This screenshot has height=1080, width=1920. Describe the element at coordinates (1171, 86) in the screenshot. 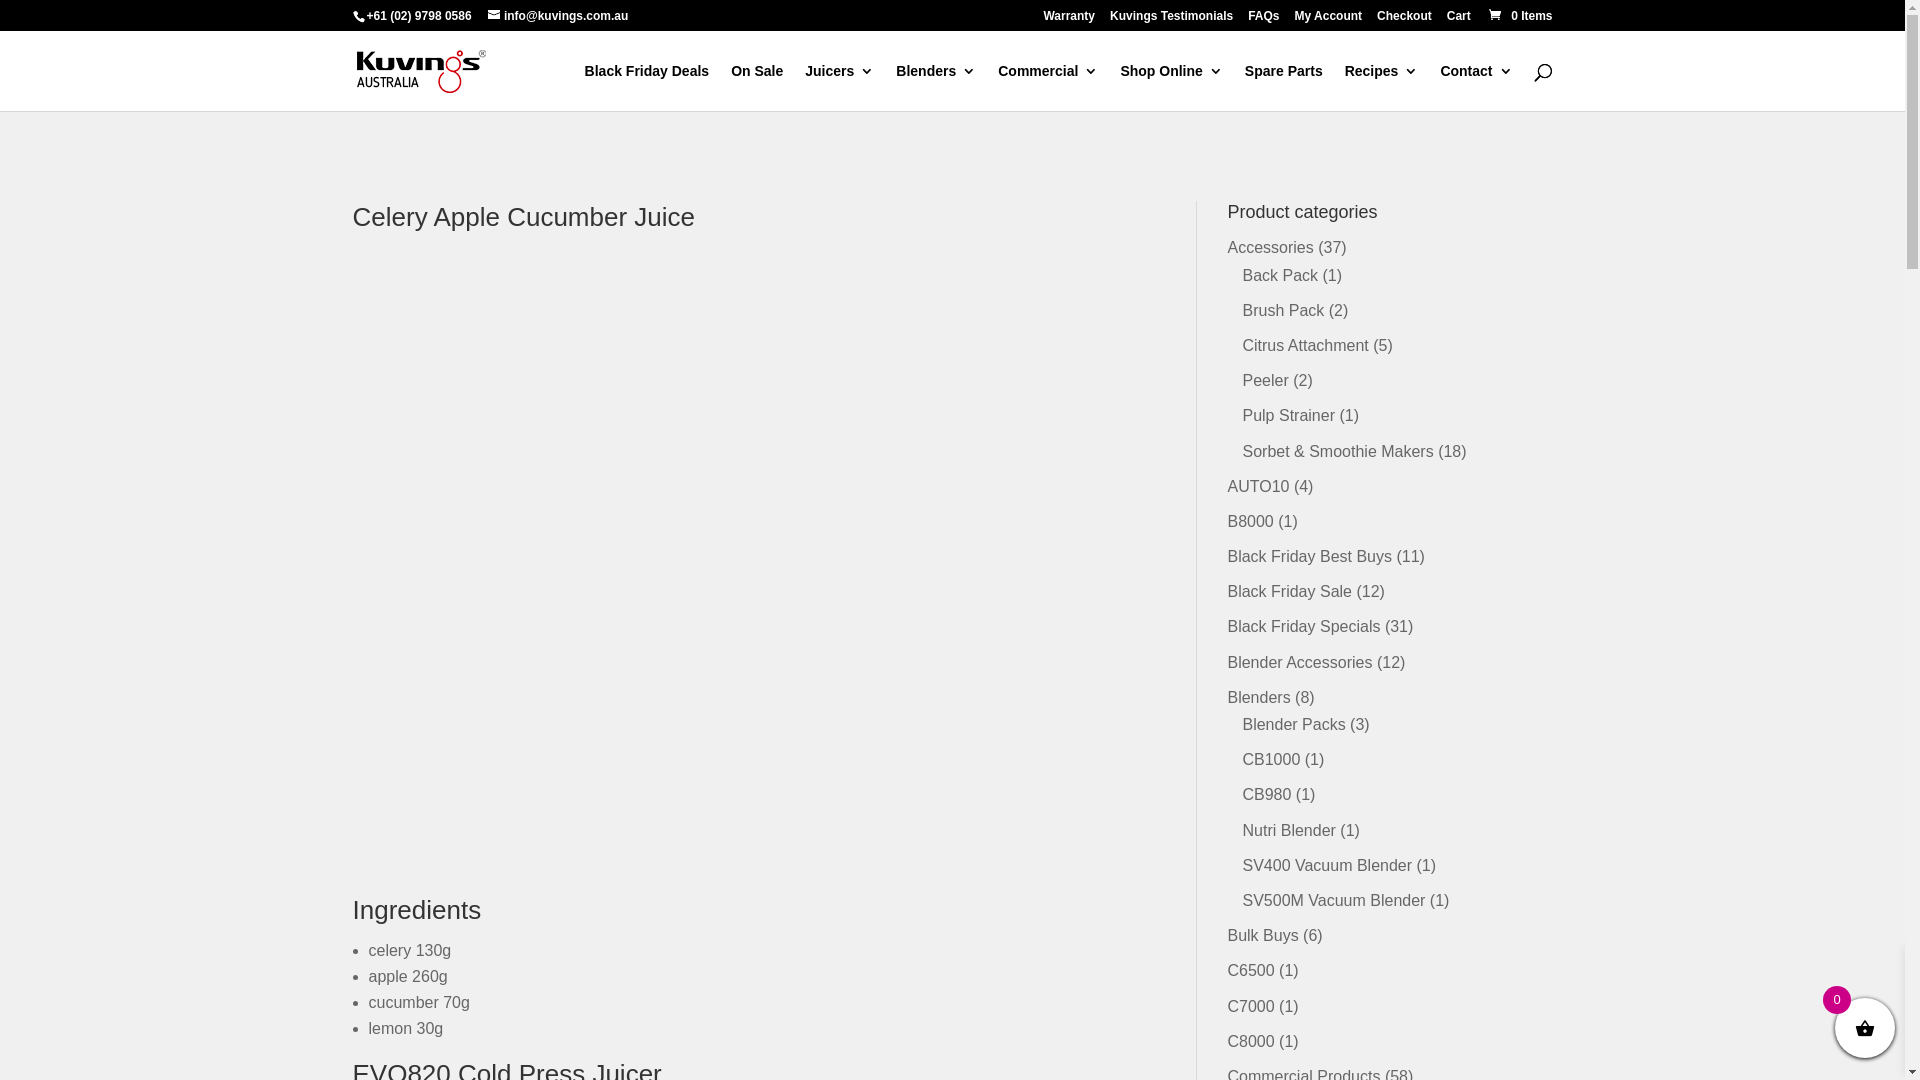

I see `'Shop Online'` at that location.